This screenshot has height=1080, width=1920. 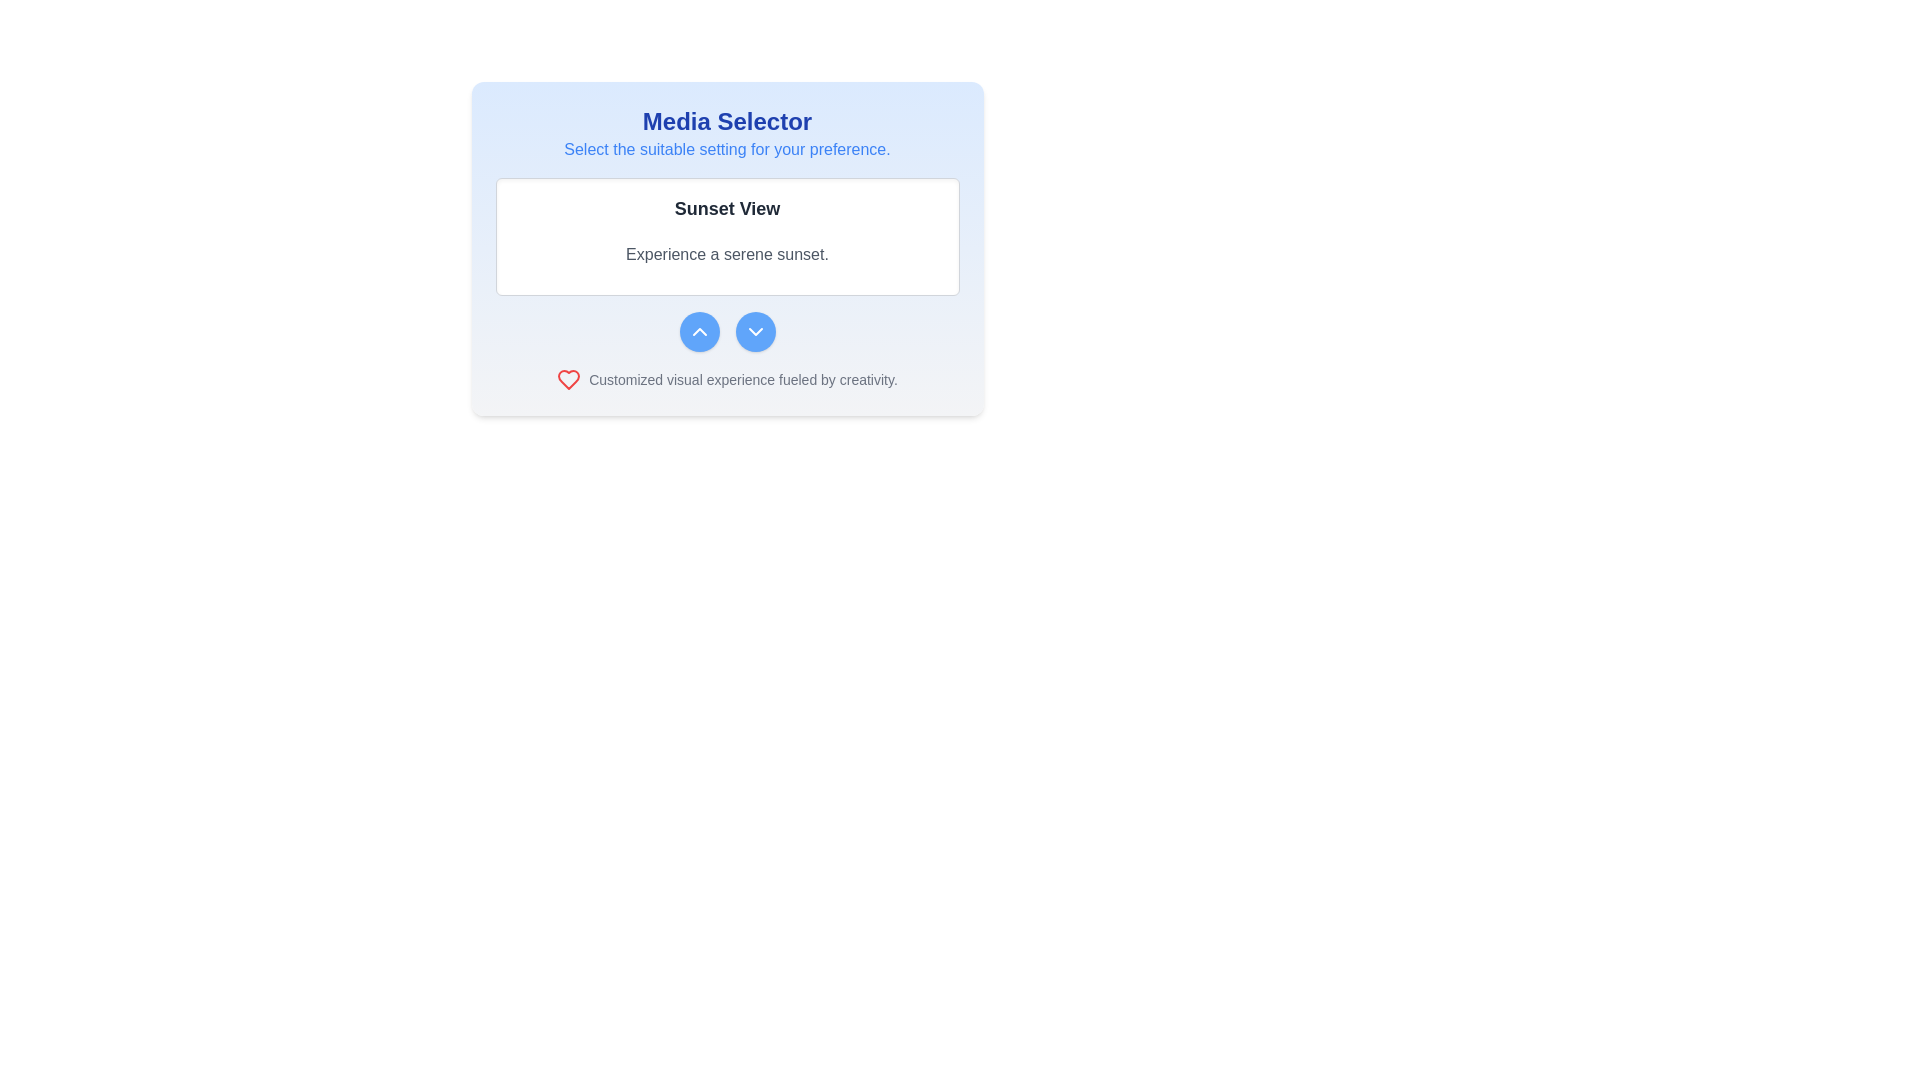 I want to click on text from the text box titled 'Sunset View' which contains the subtitle 'Experience a serene sunset.', so click(x=726, y=264).